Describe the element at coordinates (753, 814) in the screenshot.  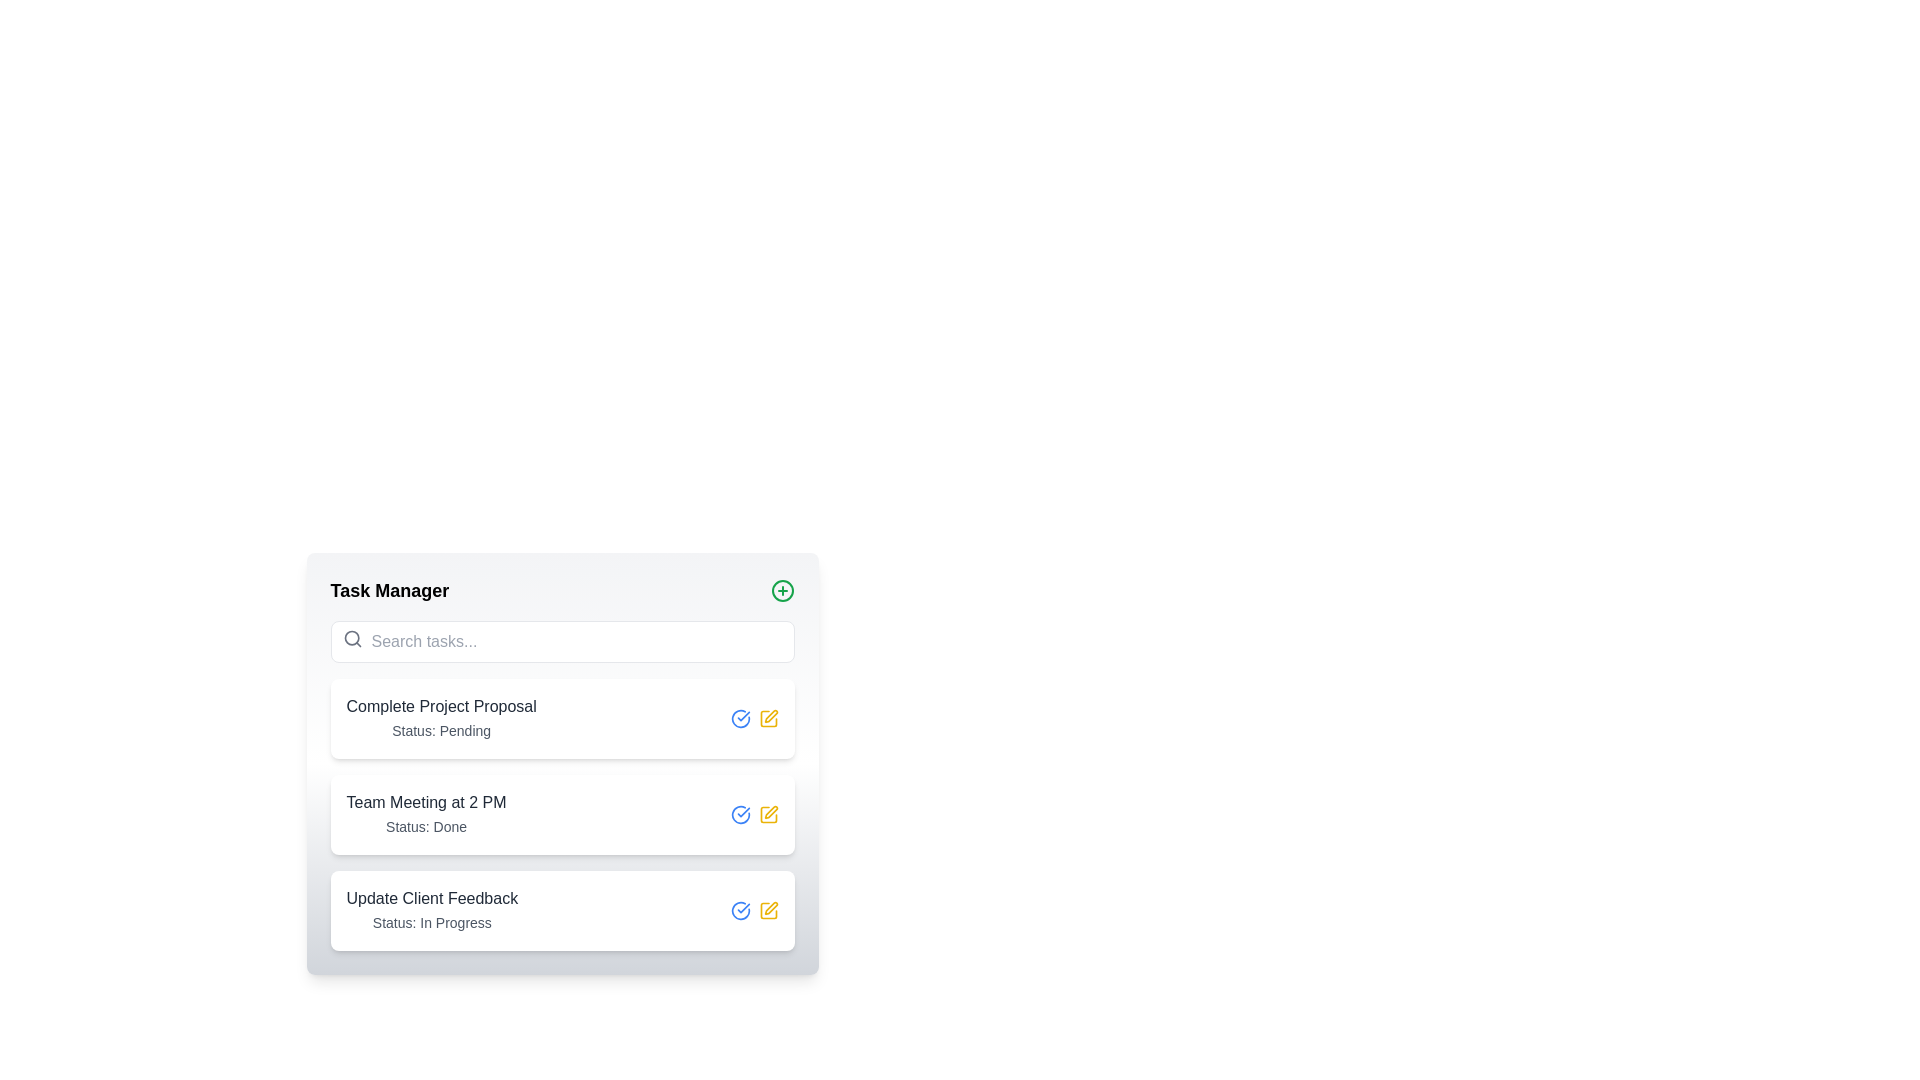
I see `the group of action icons for the 'Team Meeting at 2 PM' task entry` at that location.